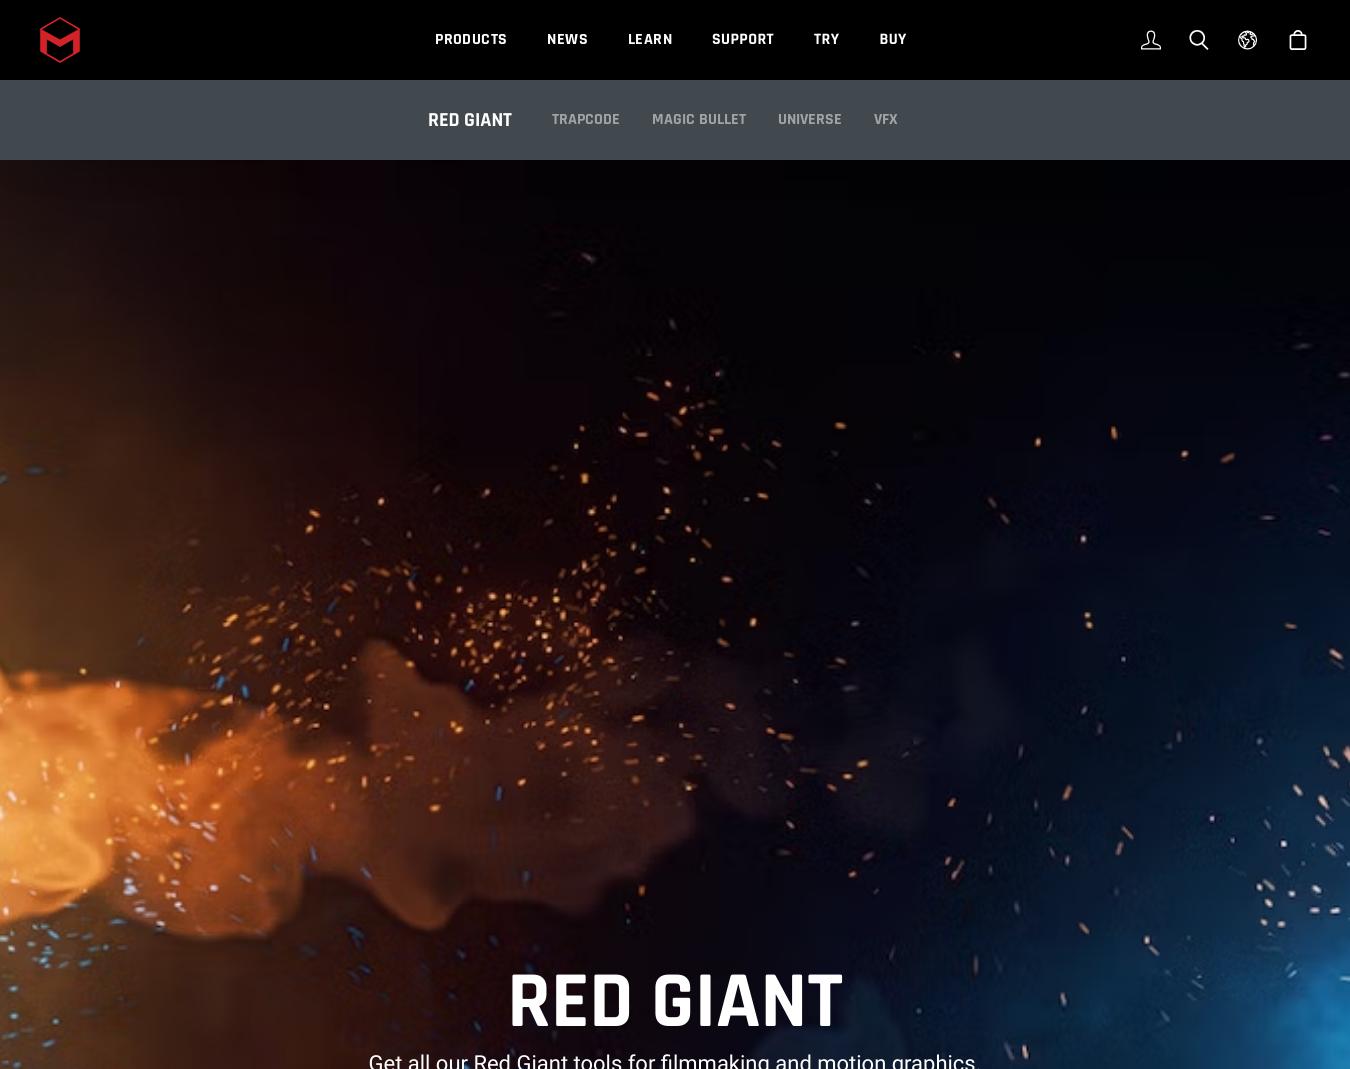  I want to click on 'ZCLASSROOM', so click(673, 30).